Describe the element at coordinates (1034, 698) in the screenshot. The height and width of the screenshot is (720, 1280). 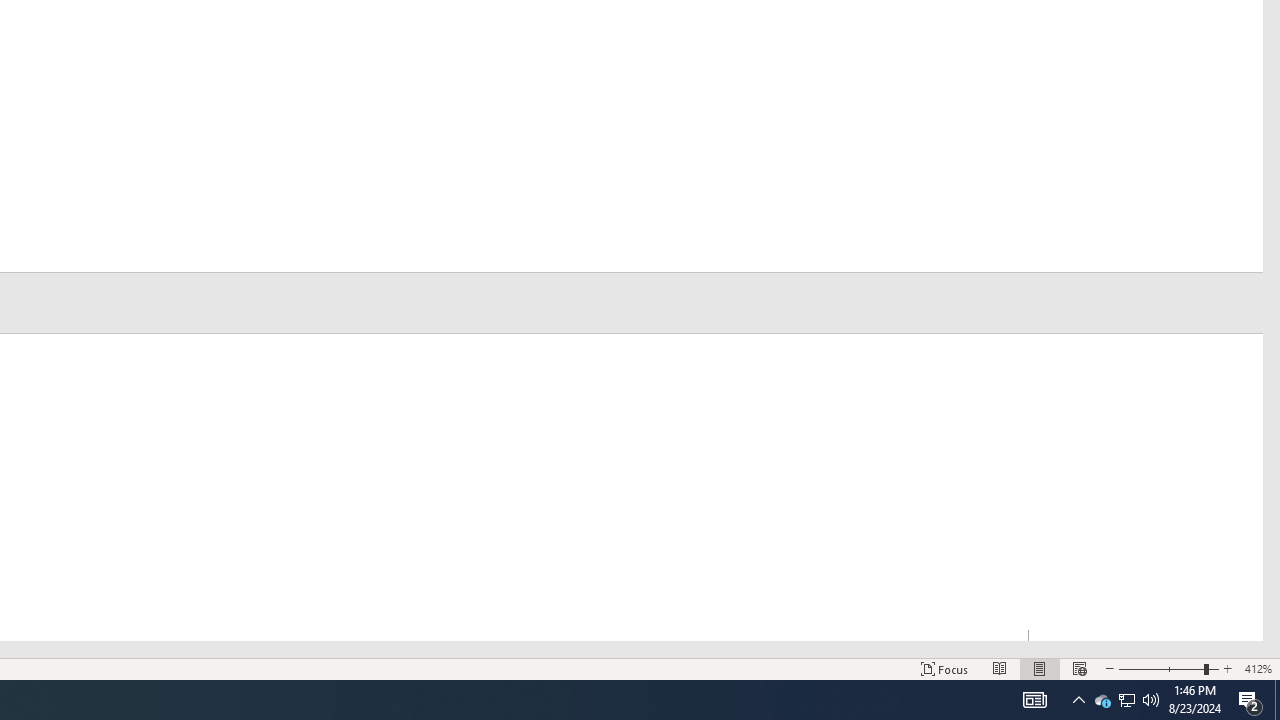
I see `'AutomationID: 4105'` at that location.